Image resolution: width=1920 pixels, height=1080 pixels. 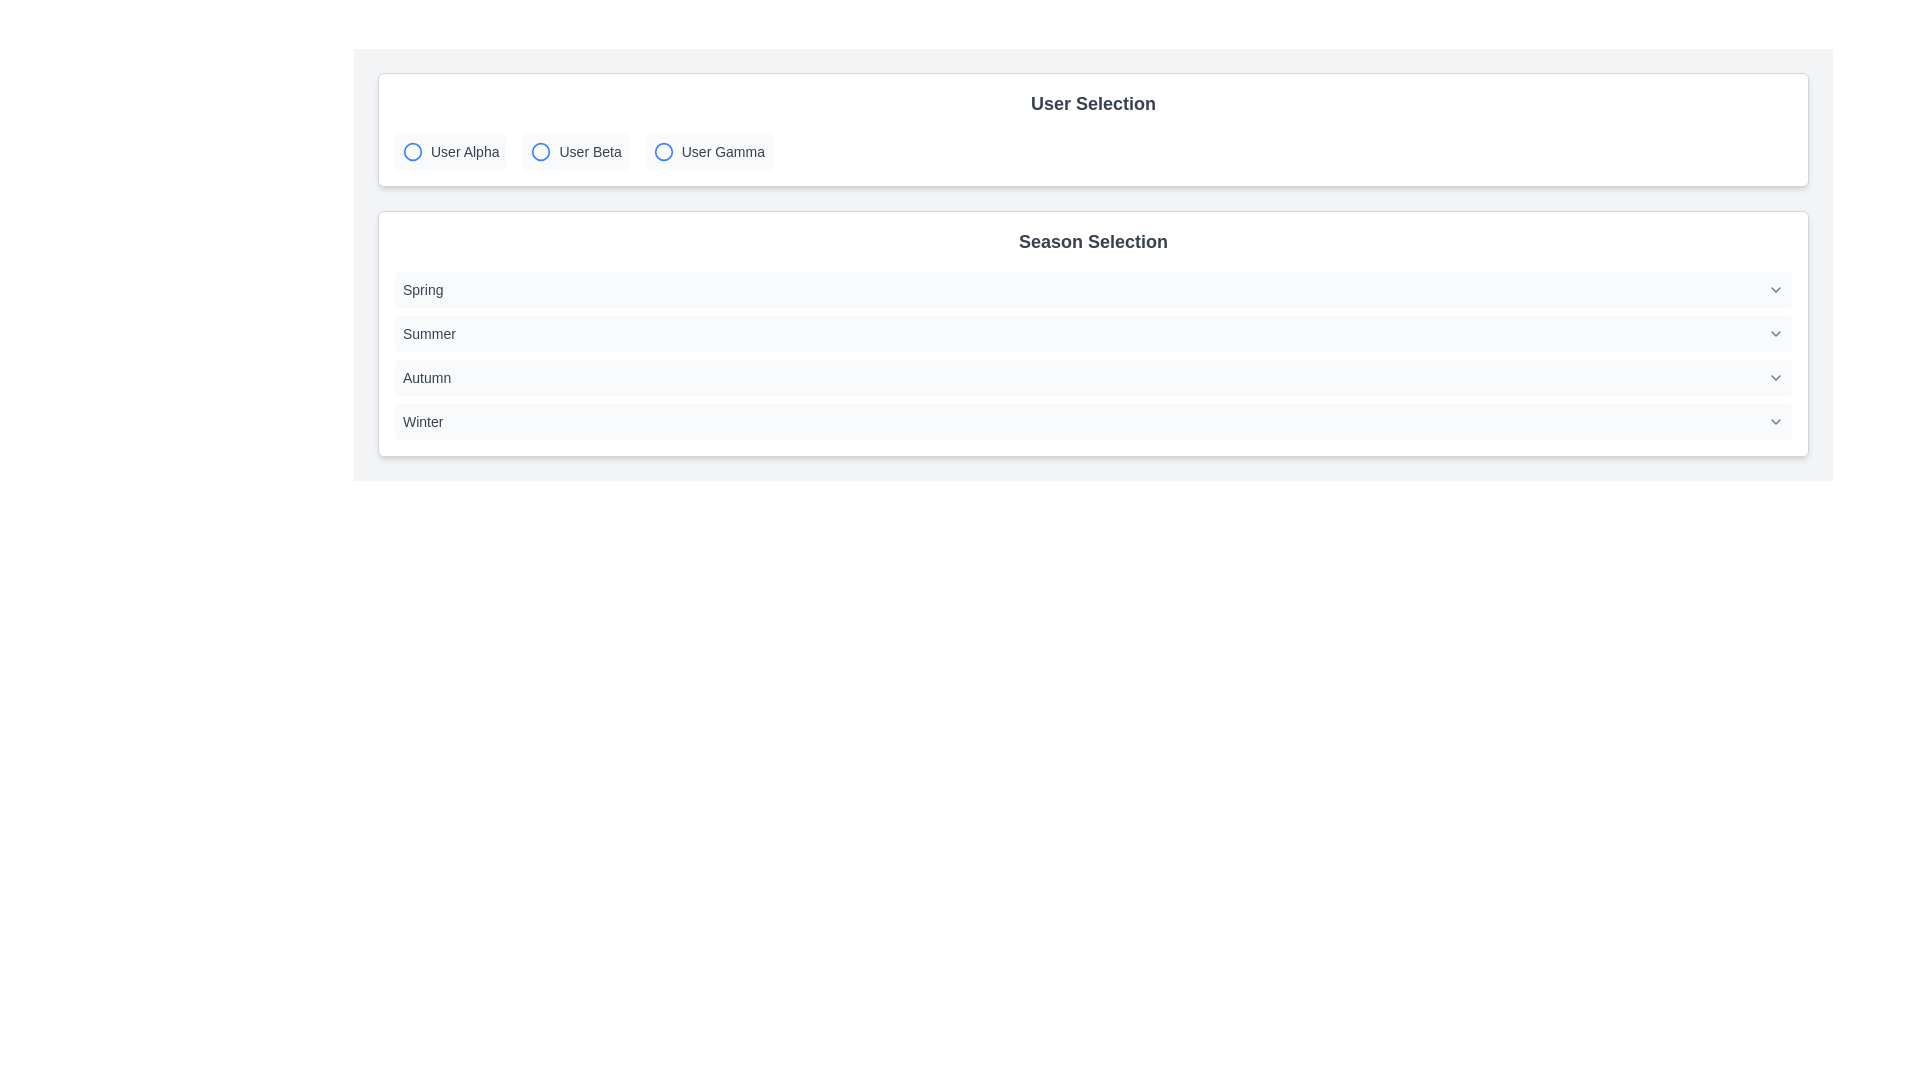 I want to click on the text label displaying 'Spring', which is the first selectable option in the season selection group, so click(x=422, y=289).